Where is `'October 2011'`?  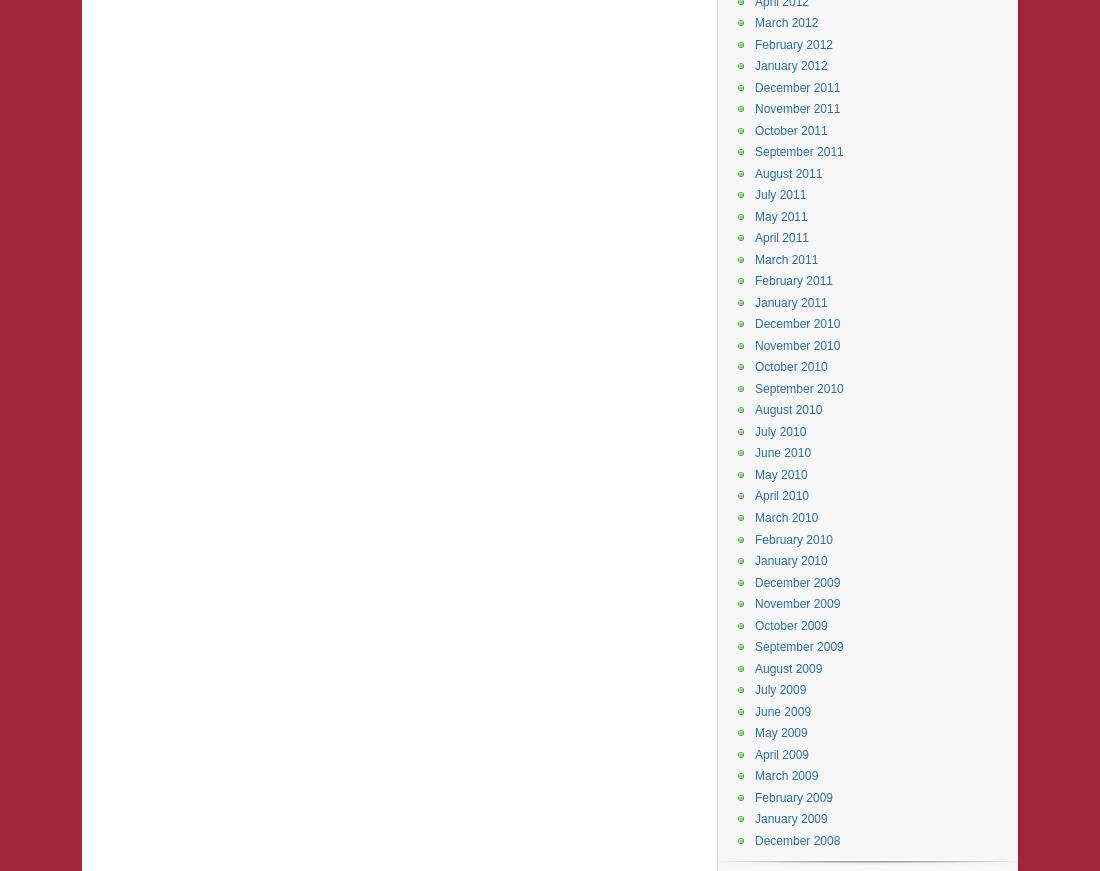 'October 2011' is located at coordinates (791, 129).